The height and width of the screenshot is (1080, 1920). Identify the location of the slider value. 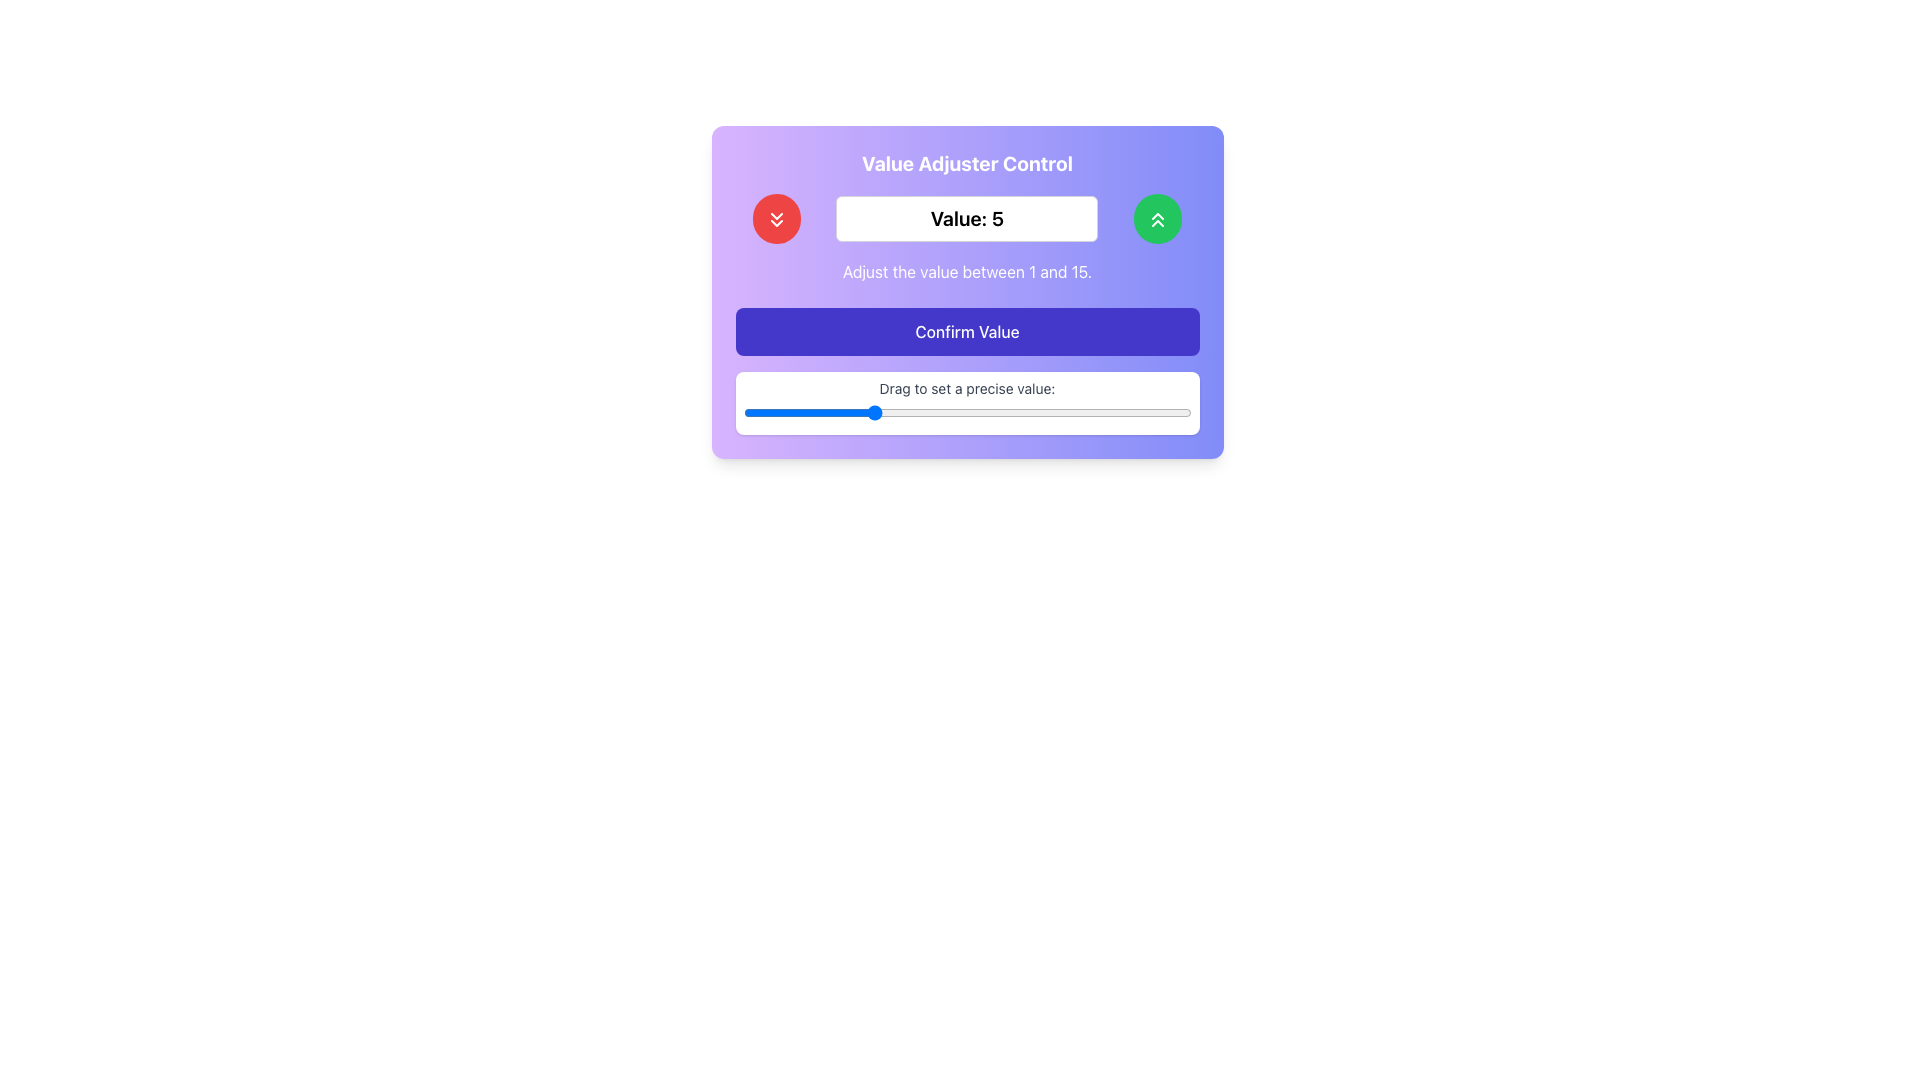
(1062, 412).